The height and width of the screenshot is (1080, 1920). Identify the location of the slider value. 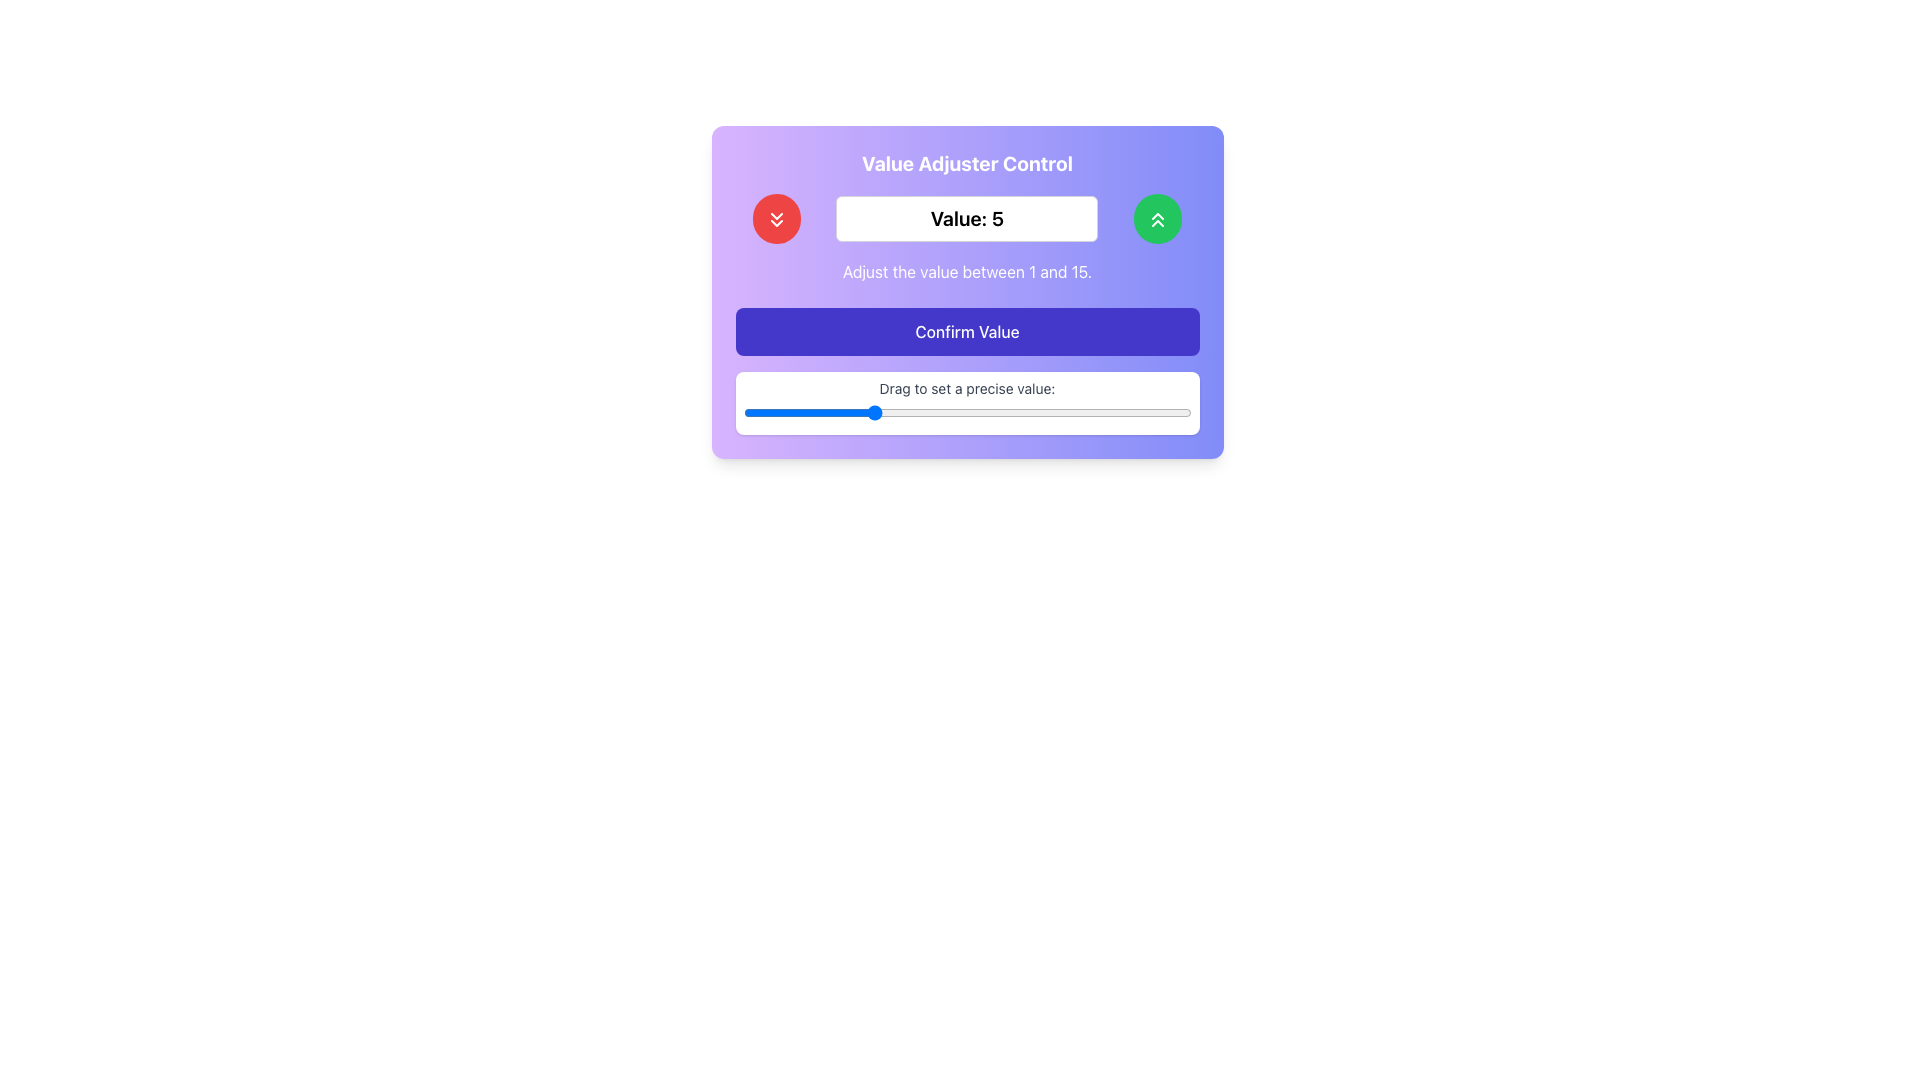
(1062, 412).